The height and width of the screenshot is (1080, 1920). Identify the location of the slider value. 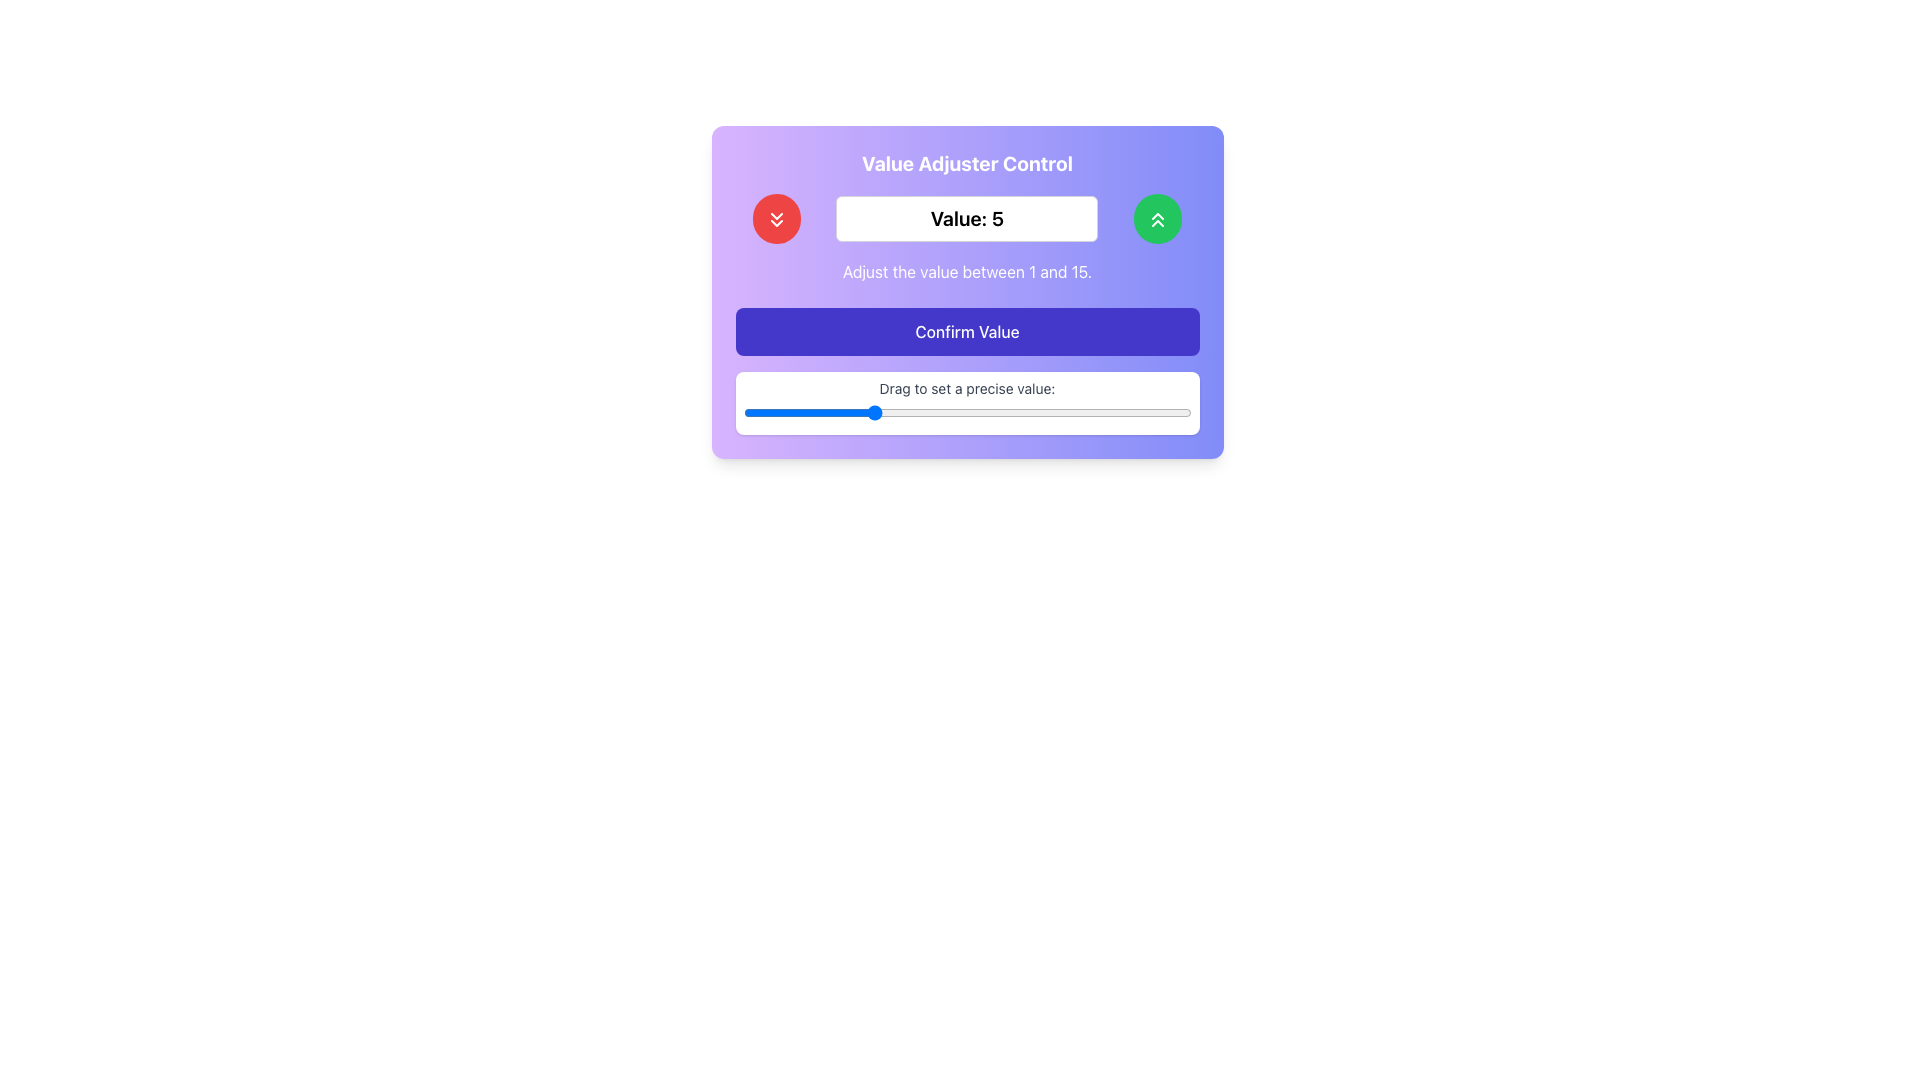
(1062, 412).